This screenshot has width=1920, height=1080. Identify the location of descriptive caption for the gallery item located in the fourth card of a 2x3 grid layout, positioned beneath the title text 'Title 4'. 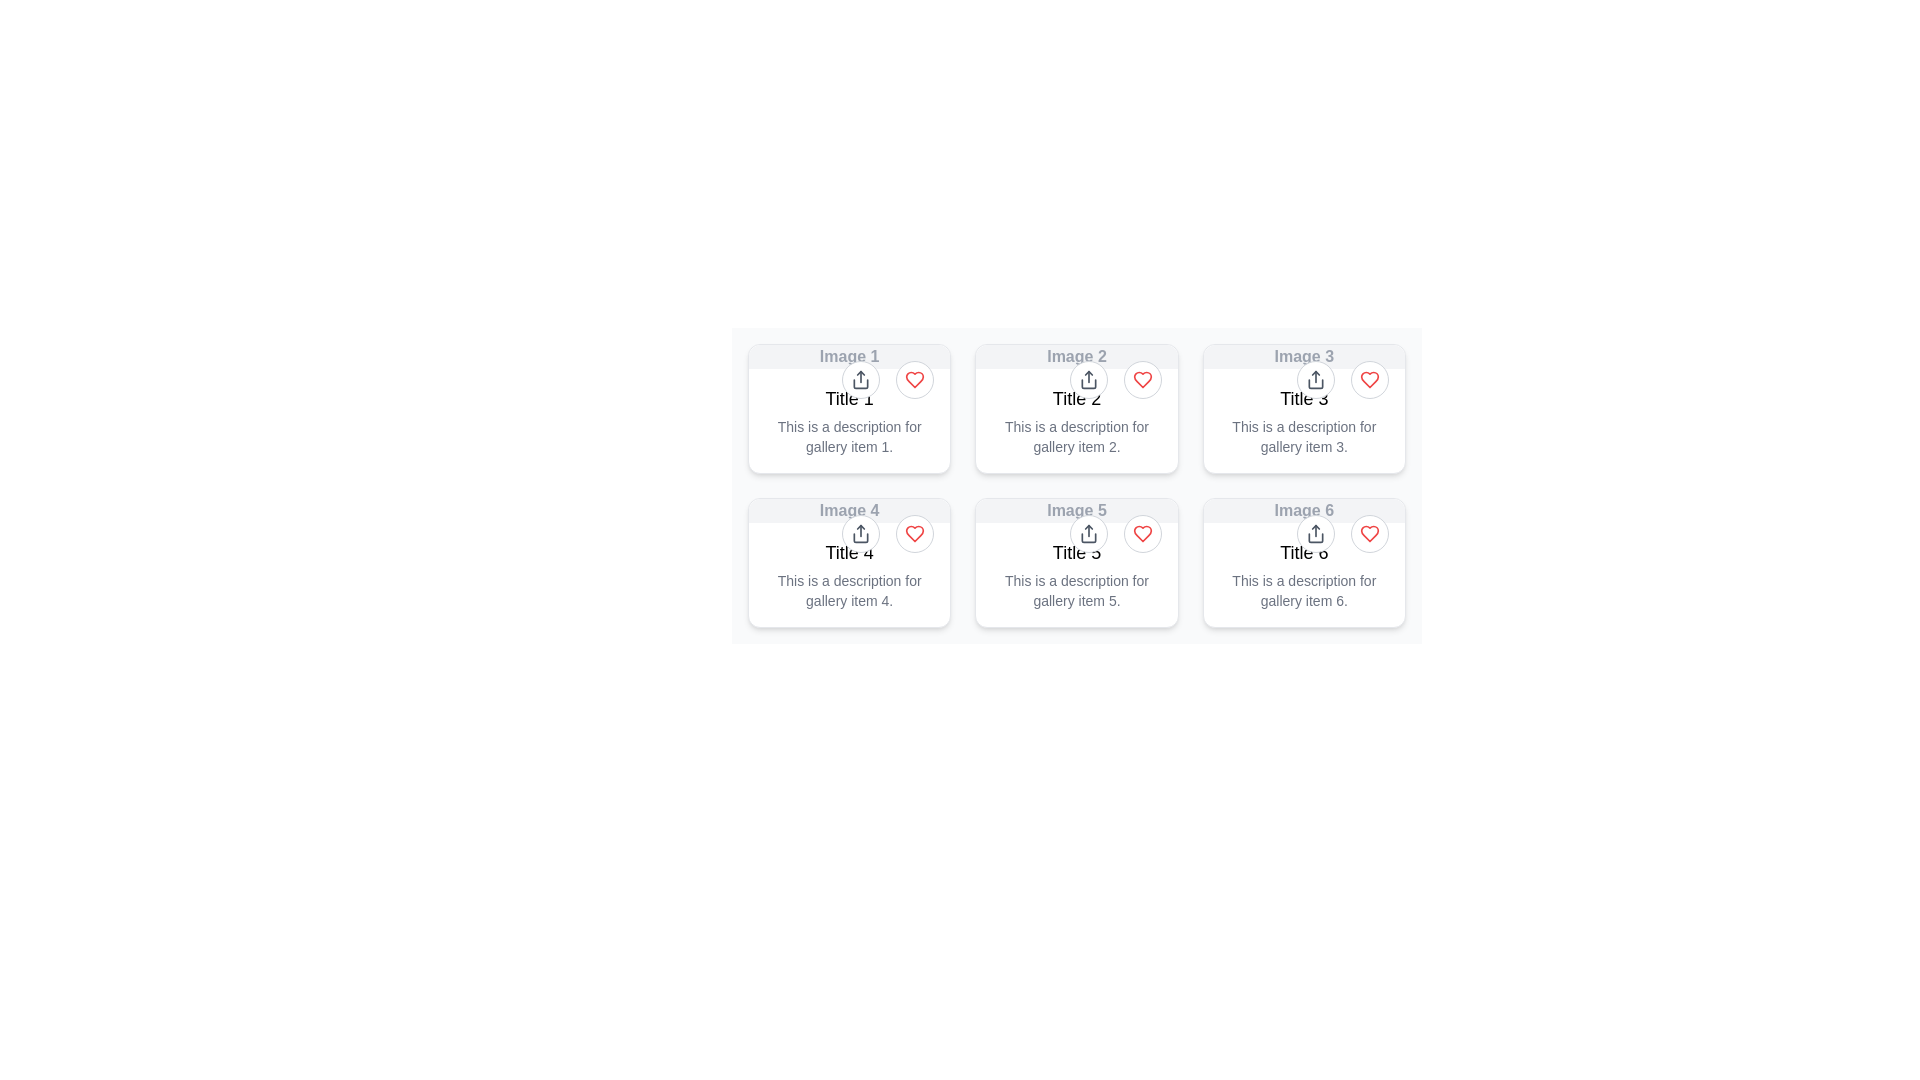
(849, 589).